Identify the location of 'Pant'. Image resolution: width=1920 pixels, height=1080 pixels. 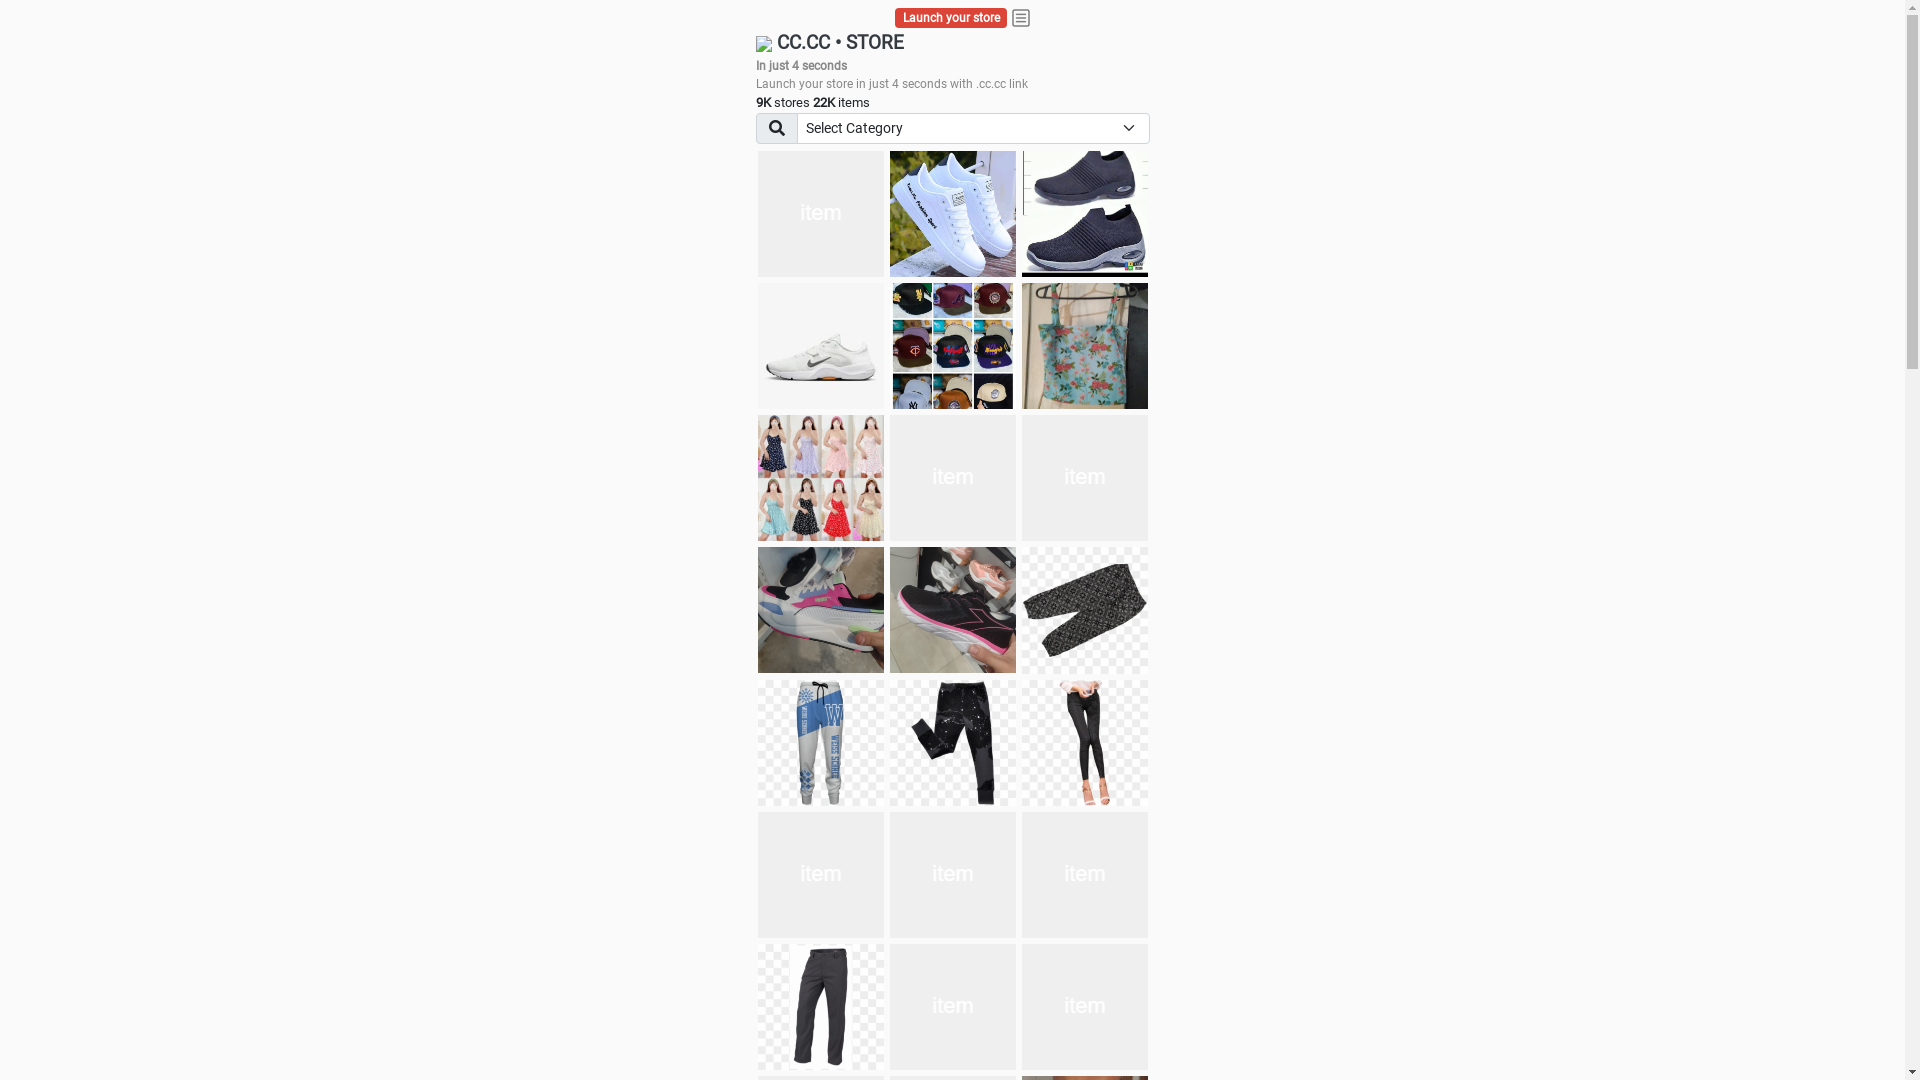
(820, 1006).